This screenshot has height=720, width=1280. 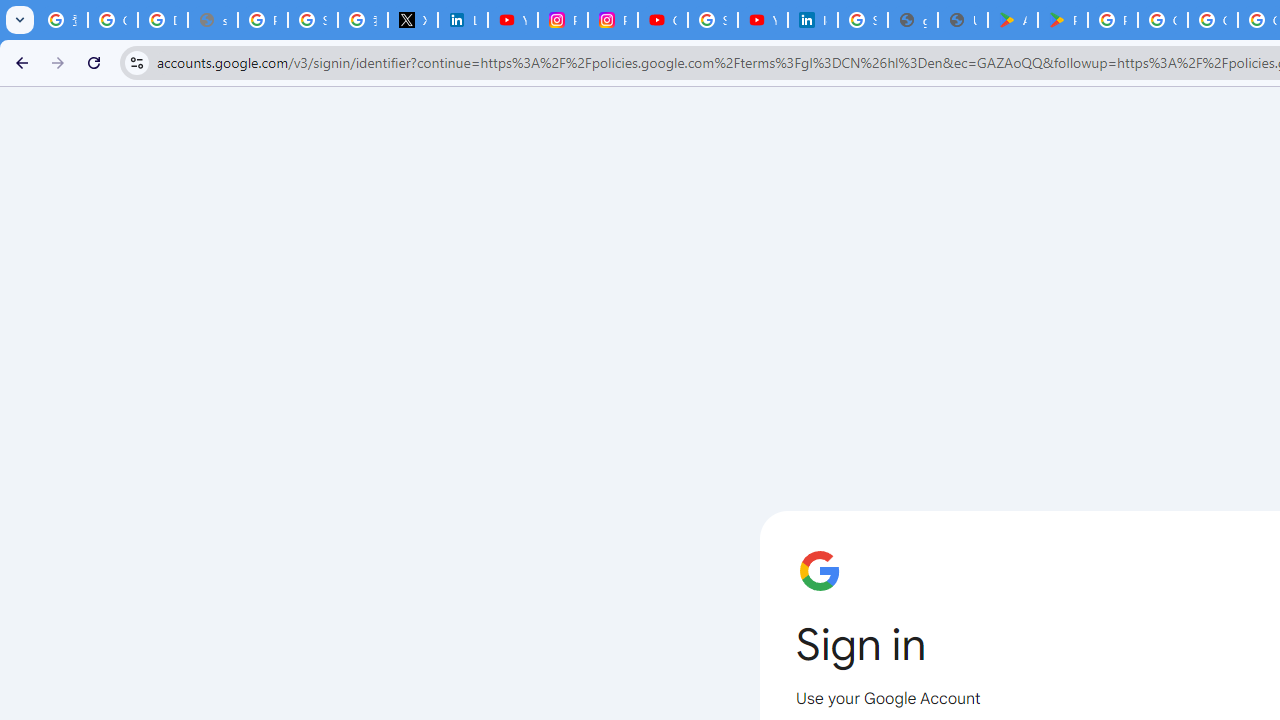 What do you see at coordinates (1013, 20) in the screenshot?
I see `'Android Apps on Google Play'` at bounding box center [1013, 20].